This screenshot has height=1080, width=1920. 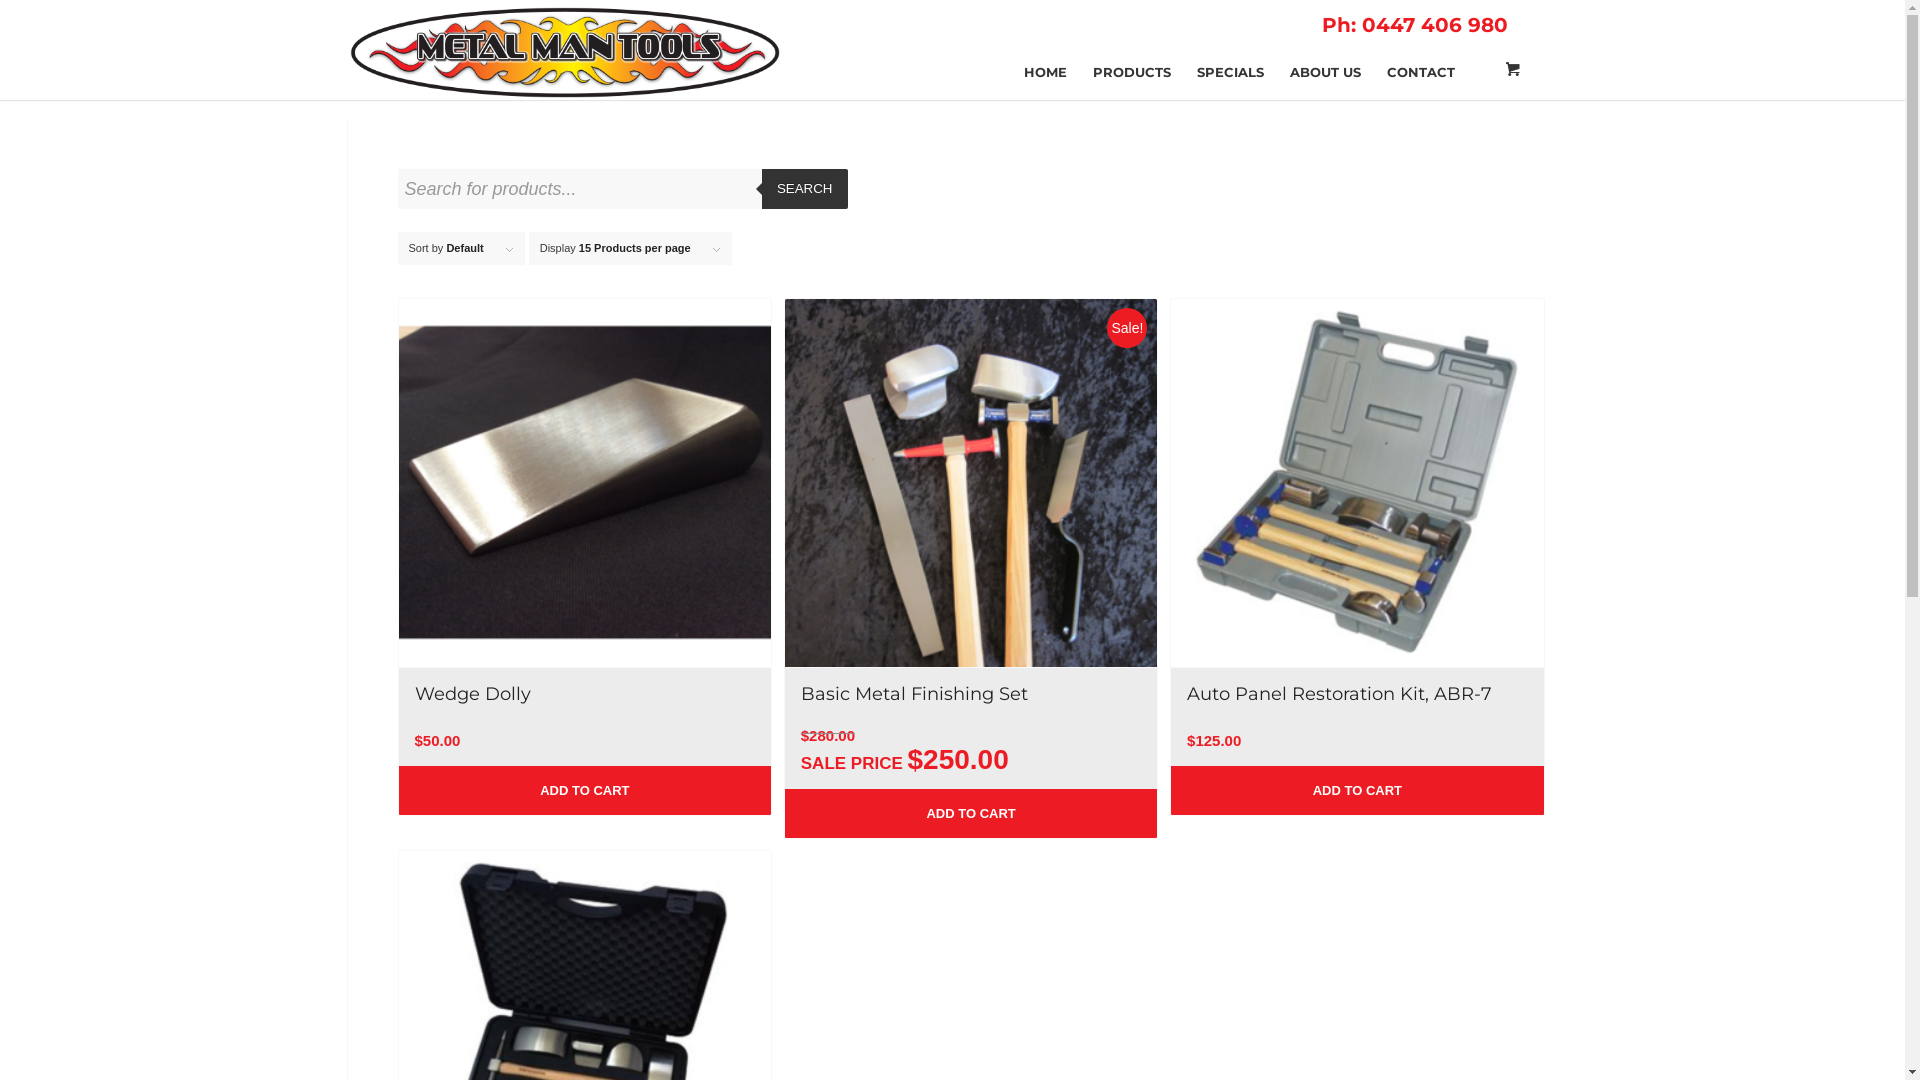 What do you see at coordinates (761, 189) in the screenshot?
I see `'SEARCH'` at bounding box center [761, 189].